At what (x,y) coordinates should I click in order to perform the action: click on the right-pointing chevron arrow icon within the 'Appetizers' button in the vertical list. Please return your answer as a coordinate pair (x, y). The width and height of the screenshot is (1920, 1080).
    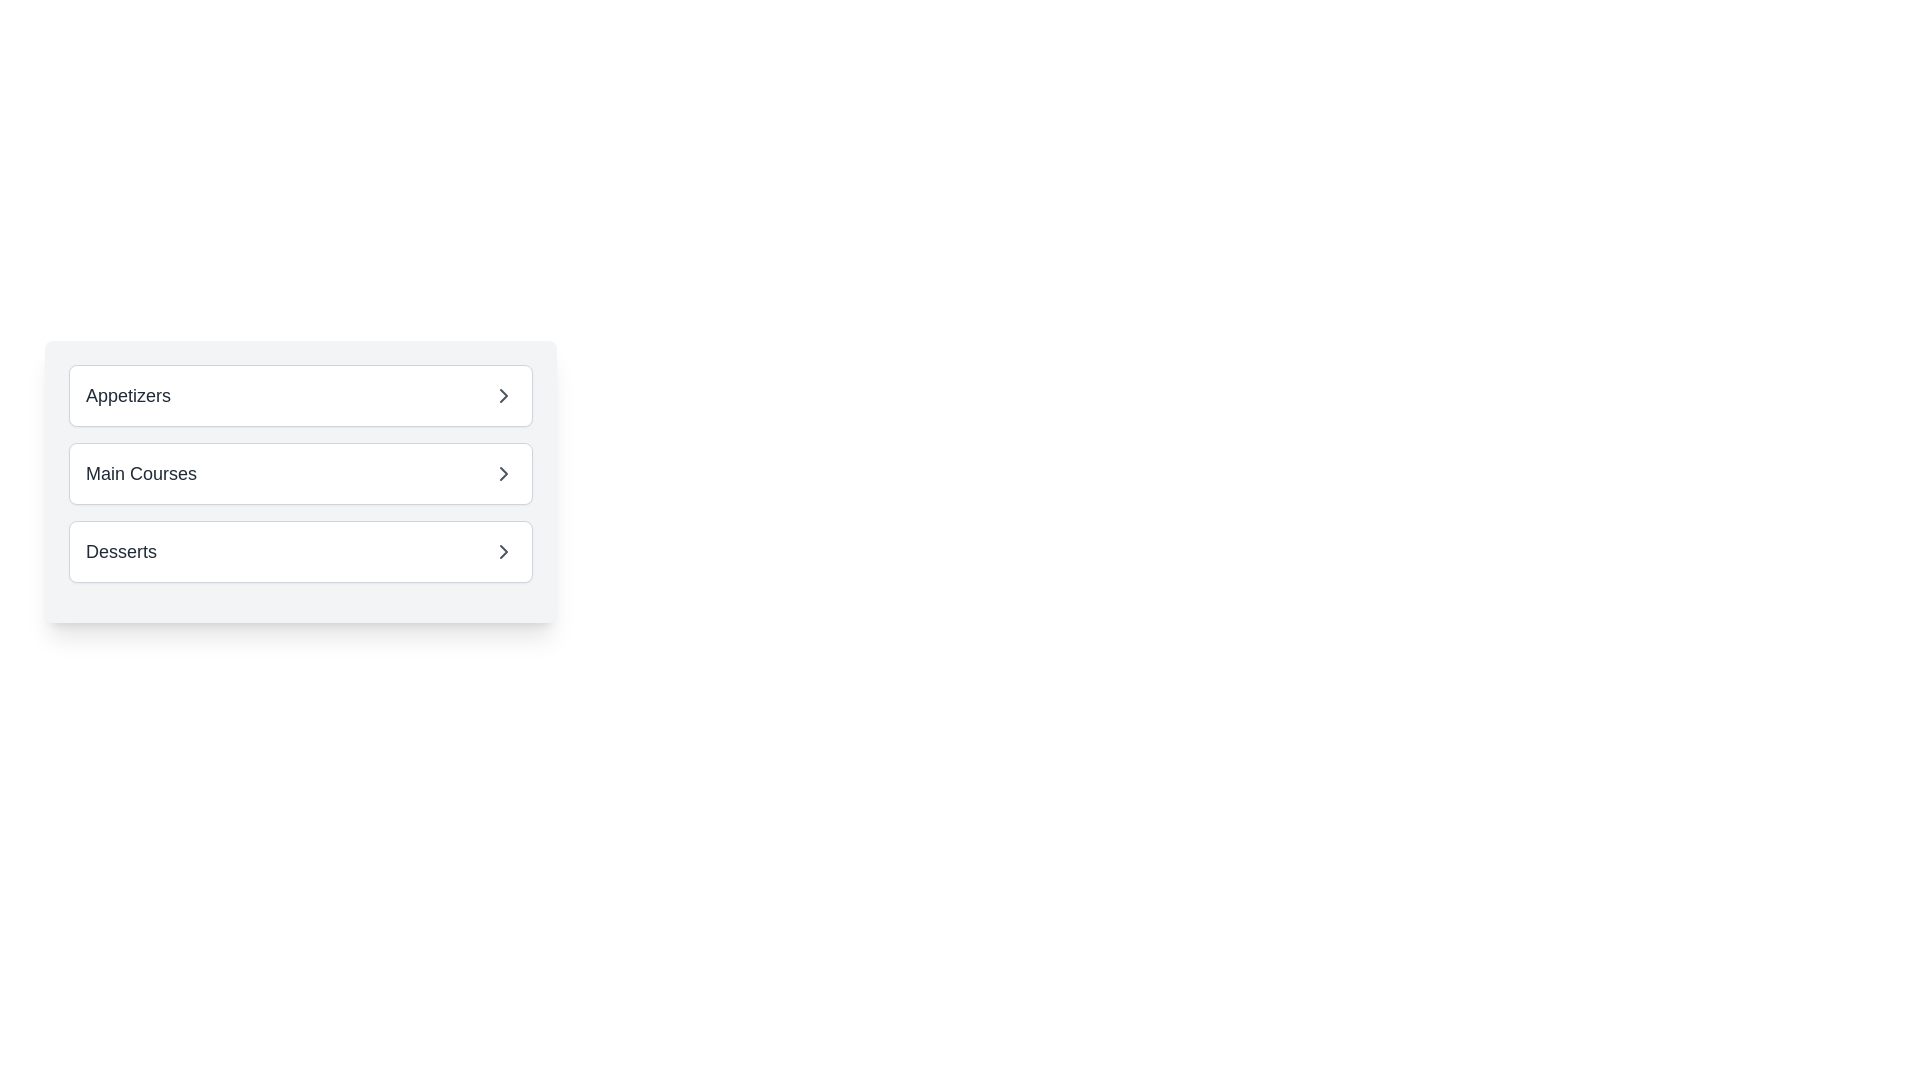
    Looking at the image, I should click on (504, 396).